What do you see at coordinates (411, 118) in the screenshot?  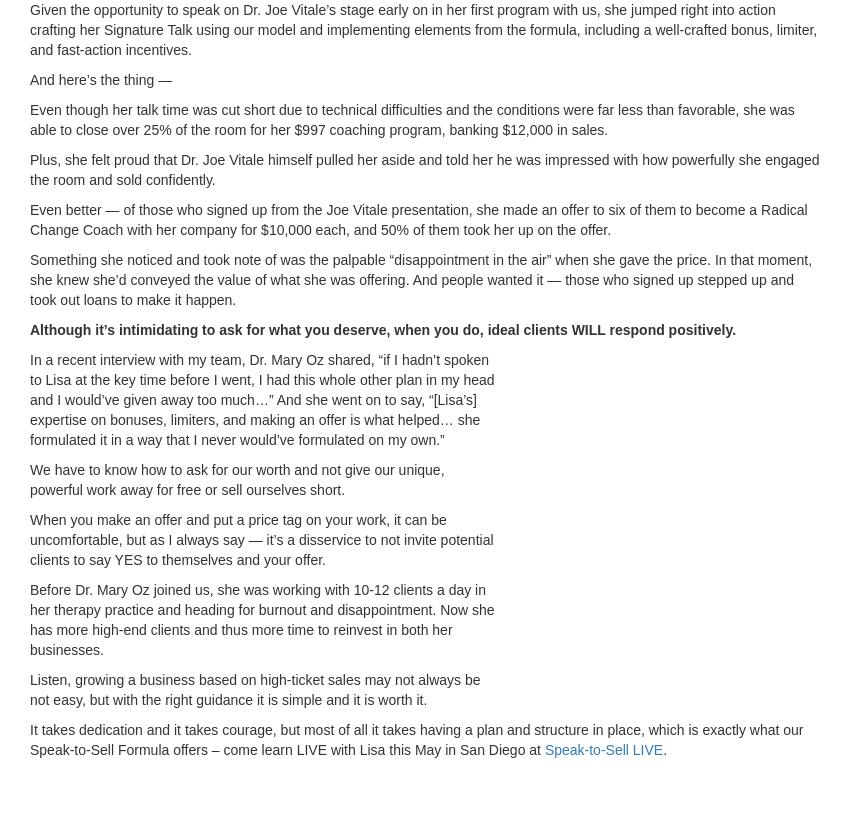 I see `'Even though her talk time was cut short due to technical difficulties and the conditions were far less than favorable, she was able to close over 25% of the room for her $997 coaching program, banking $12,000 in sales.'` at bounding box center [411, 118].